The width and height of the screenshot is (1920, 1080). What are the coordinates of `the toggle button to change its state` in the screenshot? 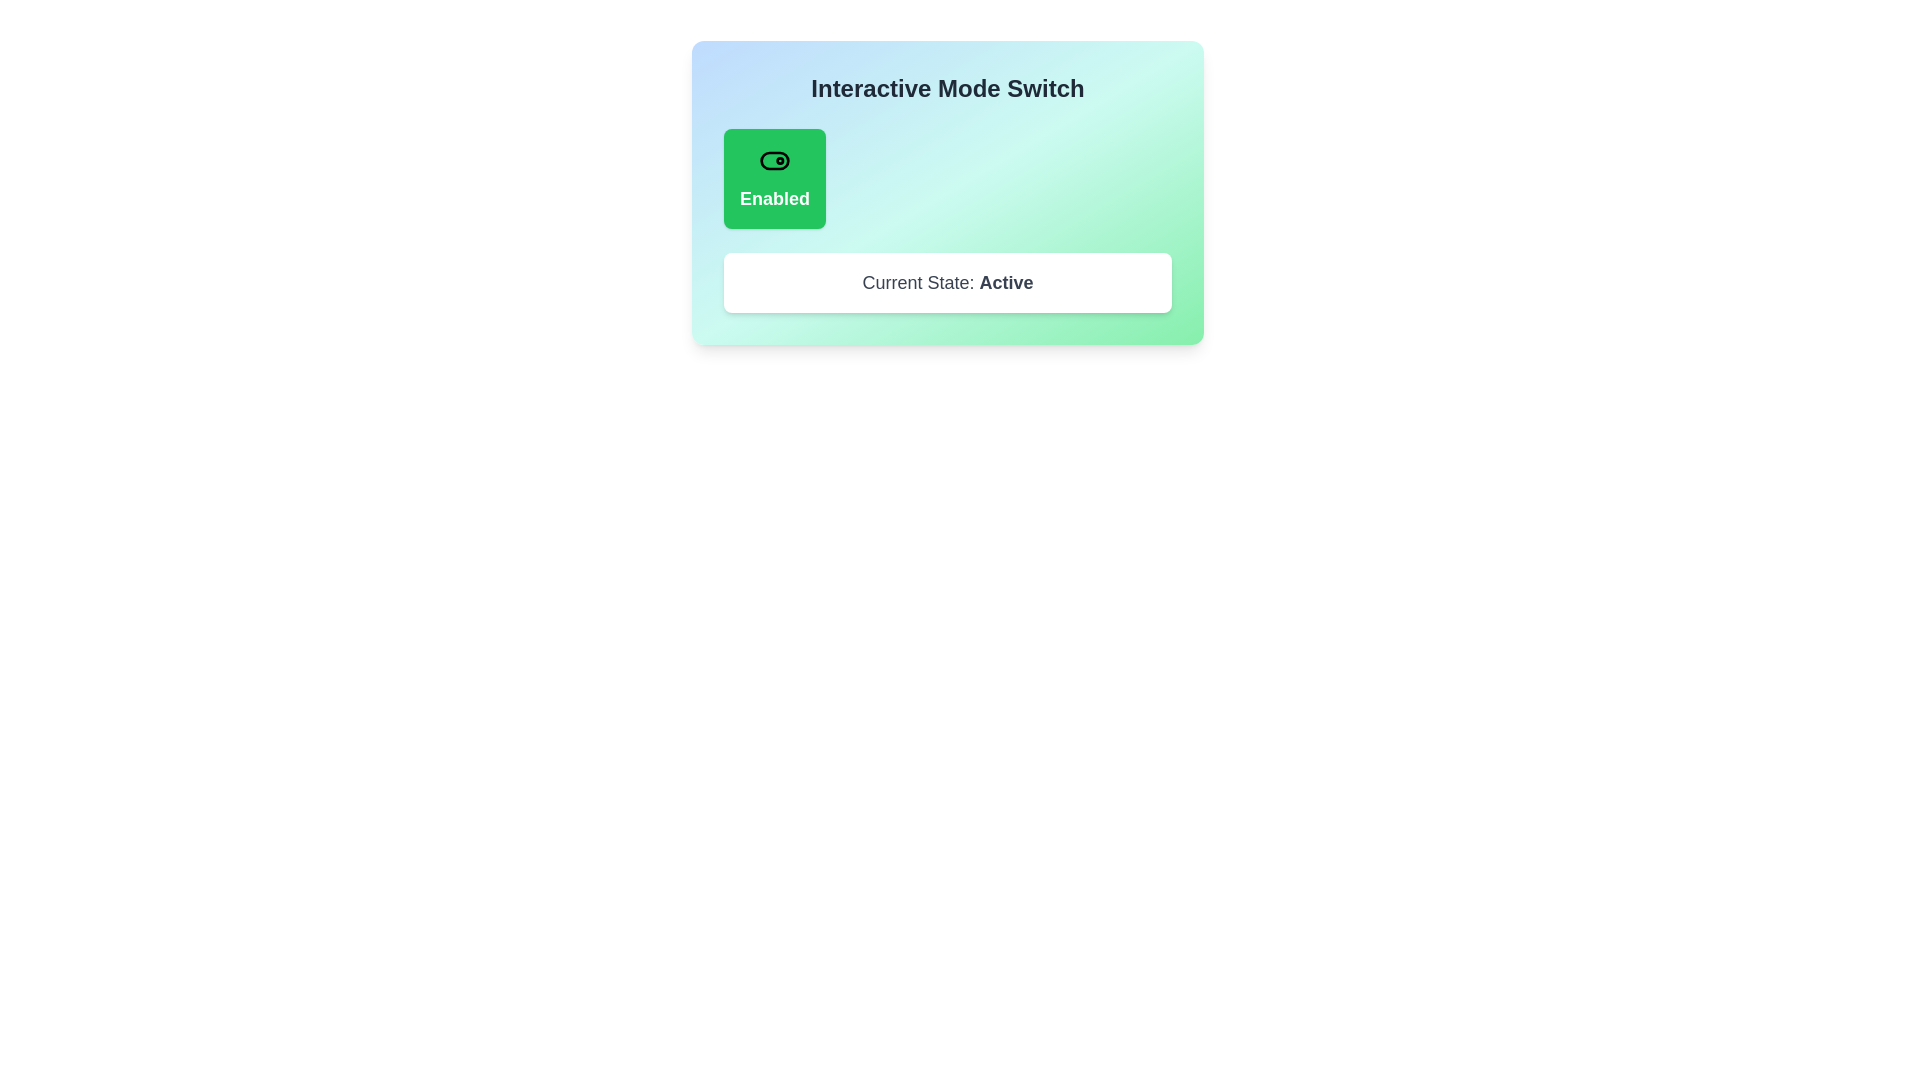 It's located at (773, 177).